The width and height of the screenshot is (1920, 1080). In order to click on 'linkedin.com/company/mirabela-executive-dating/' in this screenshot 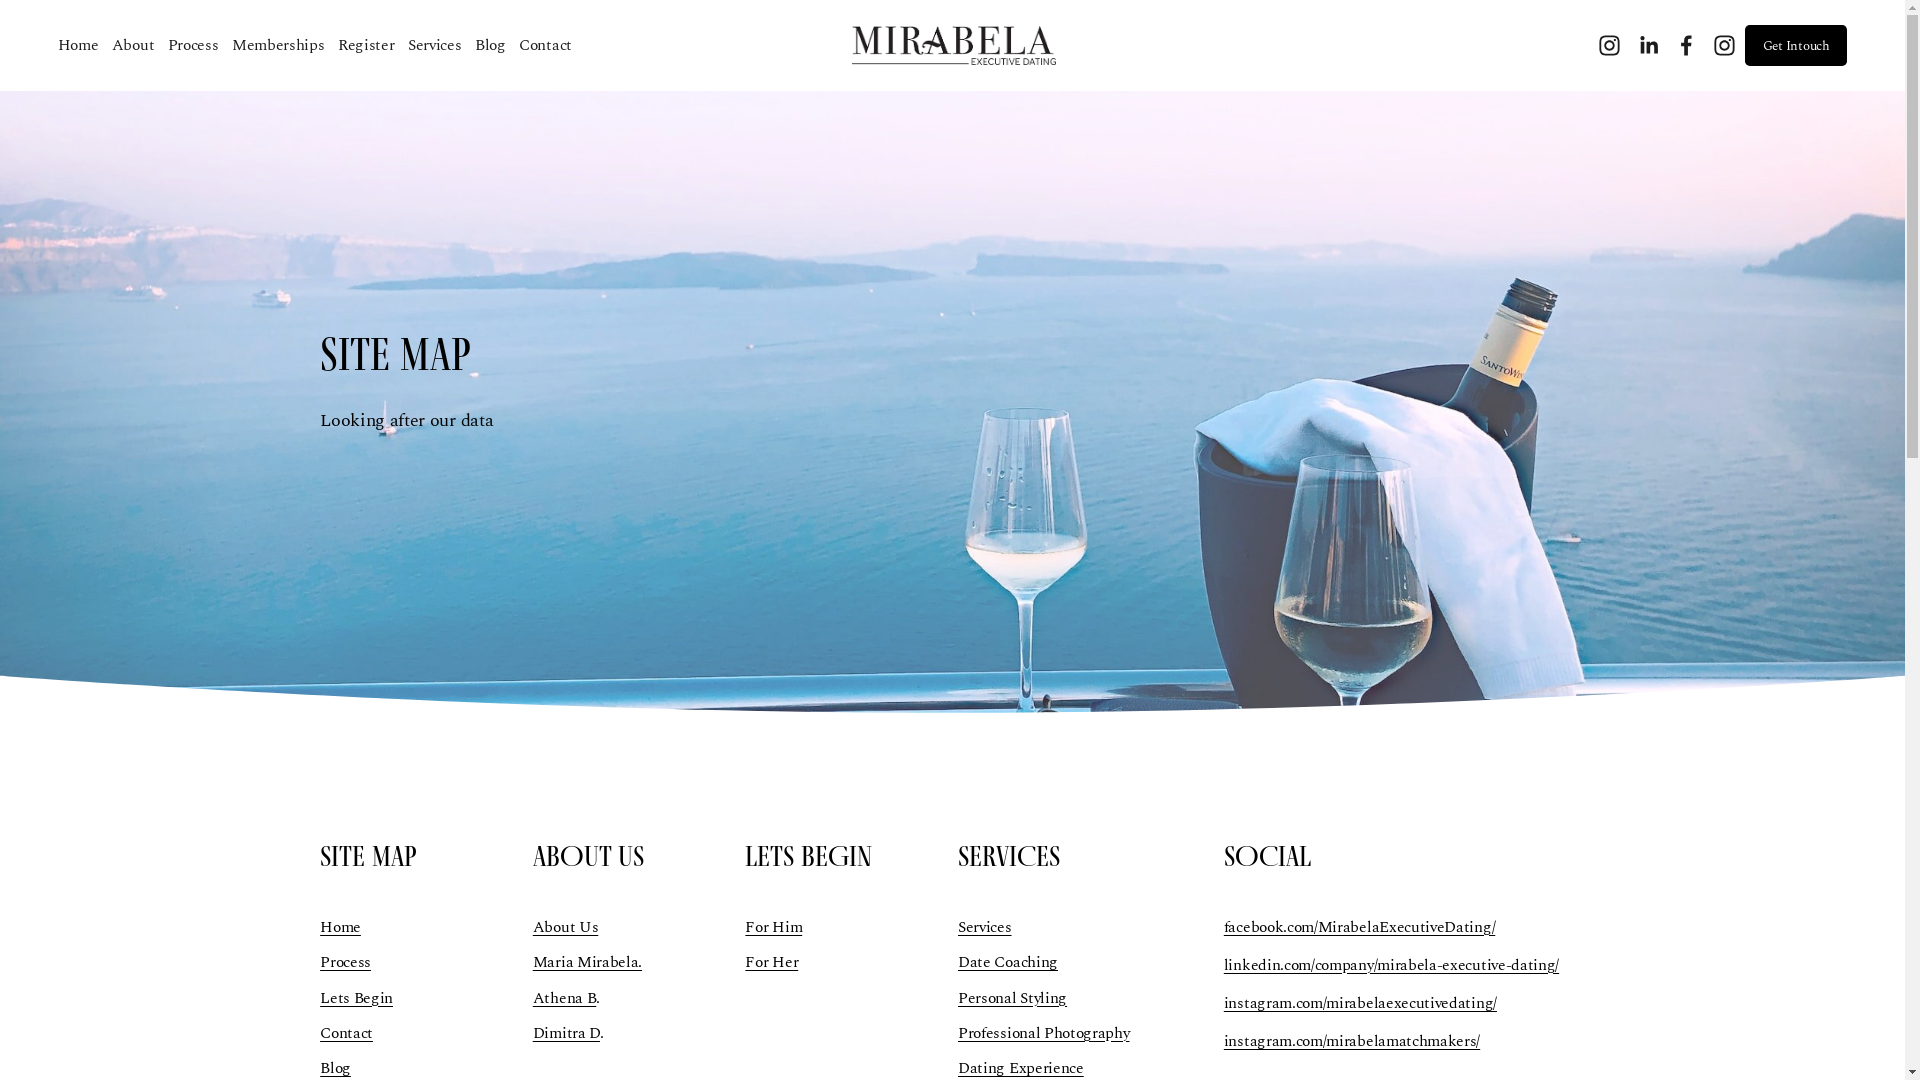, I will do `click(1390, 963)`.